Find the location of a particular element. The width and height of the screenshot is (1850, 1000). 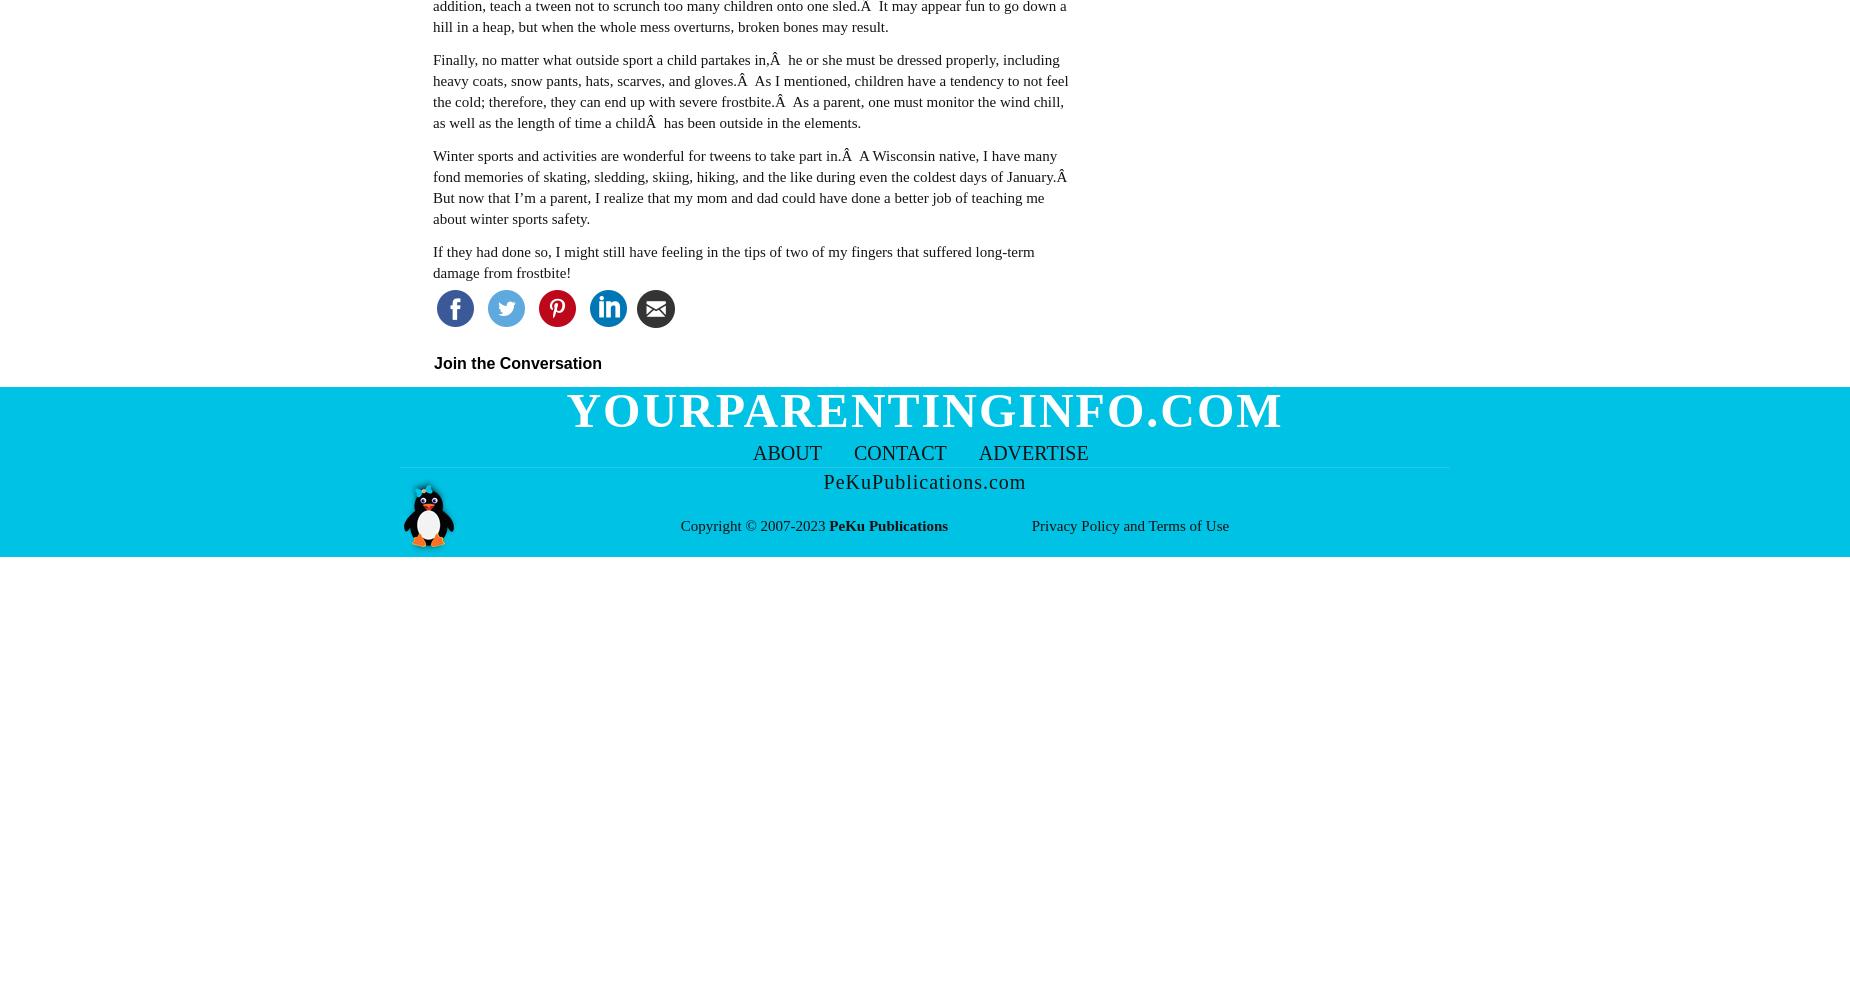

'Join the Conversation' is located at coordinates (518, 361).